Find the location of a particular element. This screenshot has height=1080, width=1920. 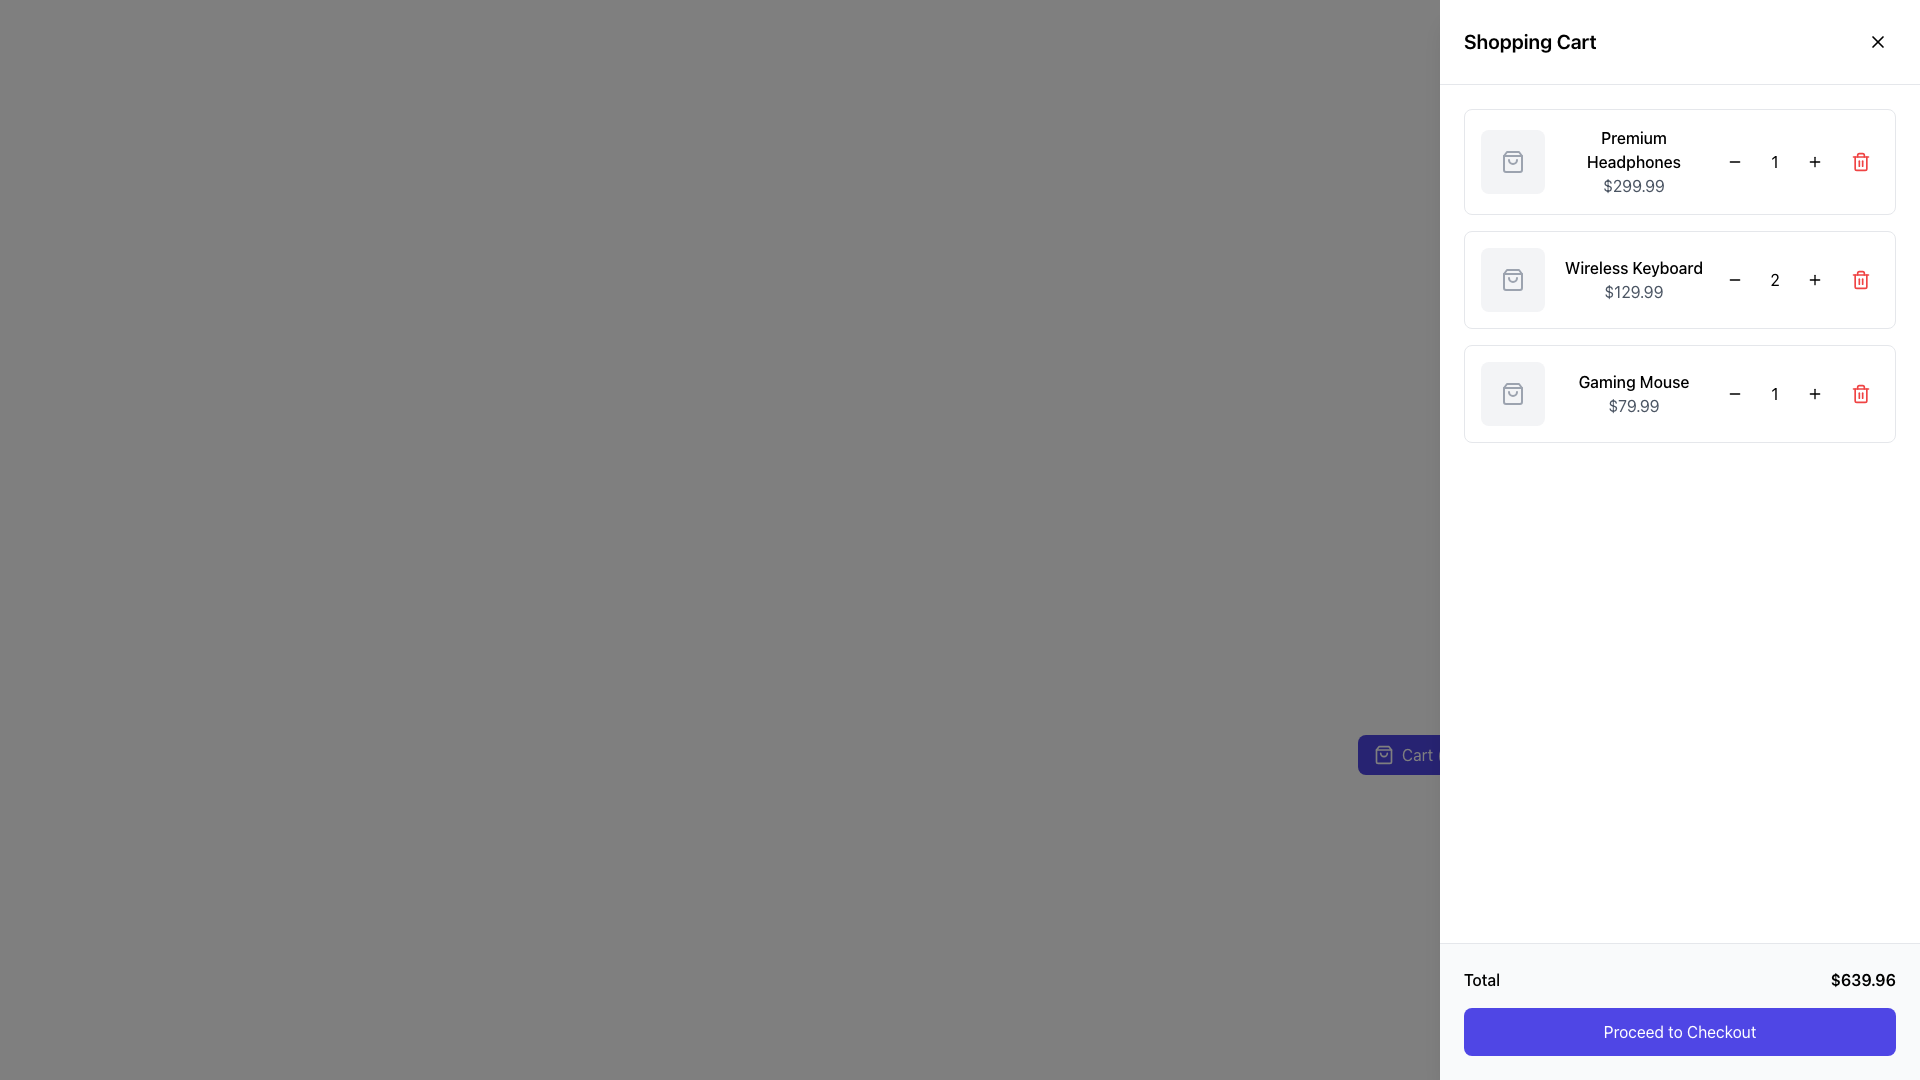

the plus icon button to increment the item quantity in the shopping cart interface, located on the second item's row adjacent to the quantity indicator is located at coordinates (1814, 280).